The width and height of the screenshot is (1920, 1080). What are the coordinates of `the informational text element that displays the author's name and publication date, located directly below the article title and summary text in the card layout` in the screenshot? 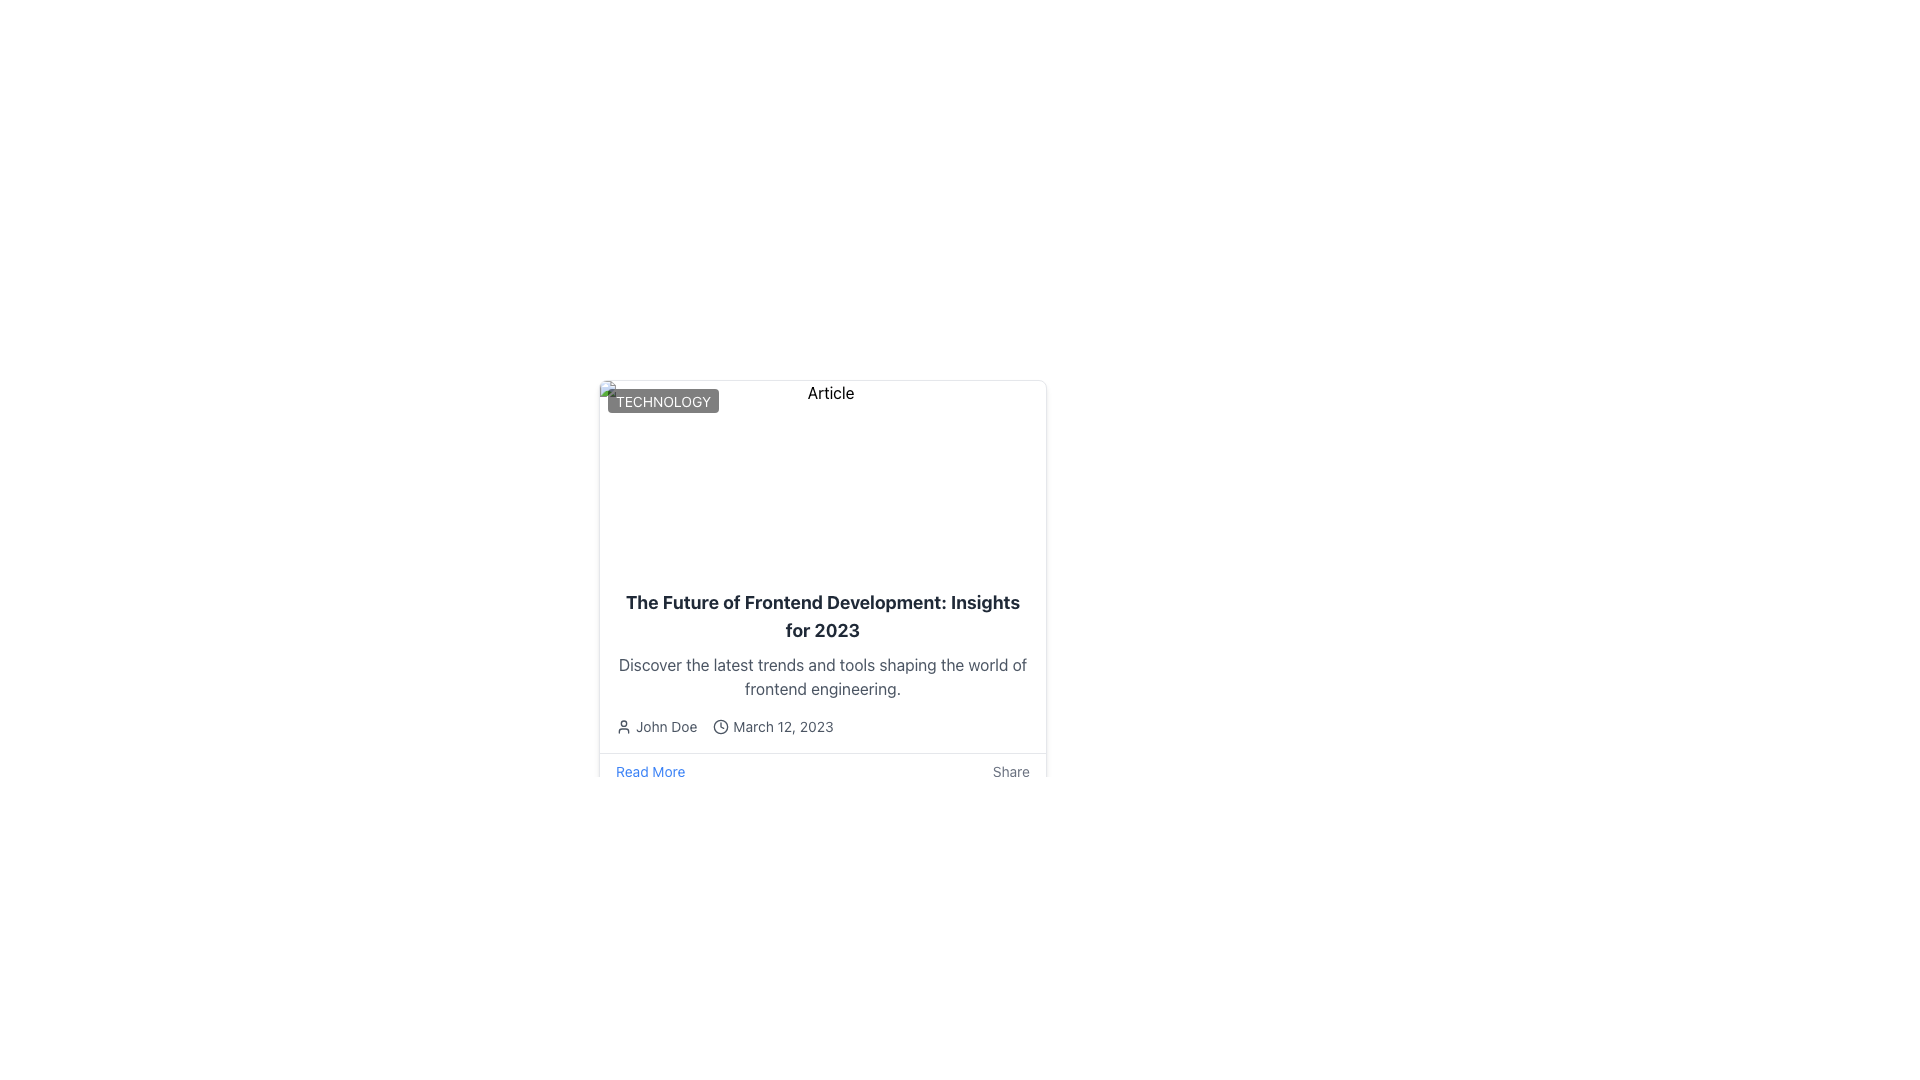 It's located at (822, 726).